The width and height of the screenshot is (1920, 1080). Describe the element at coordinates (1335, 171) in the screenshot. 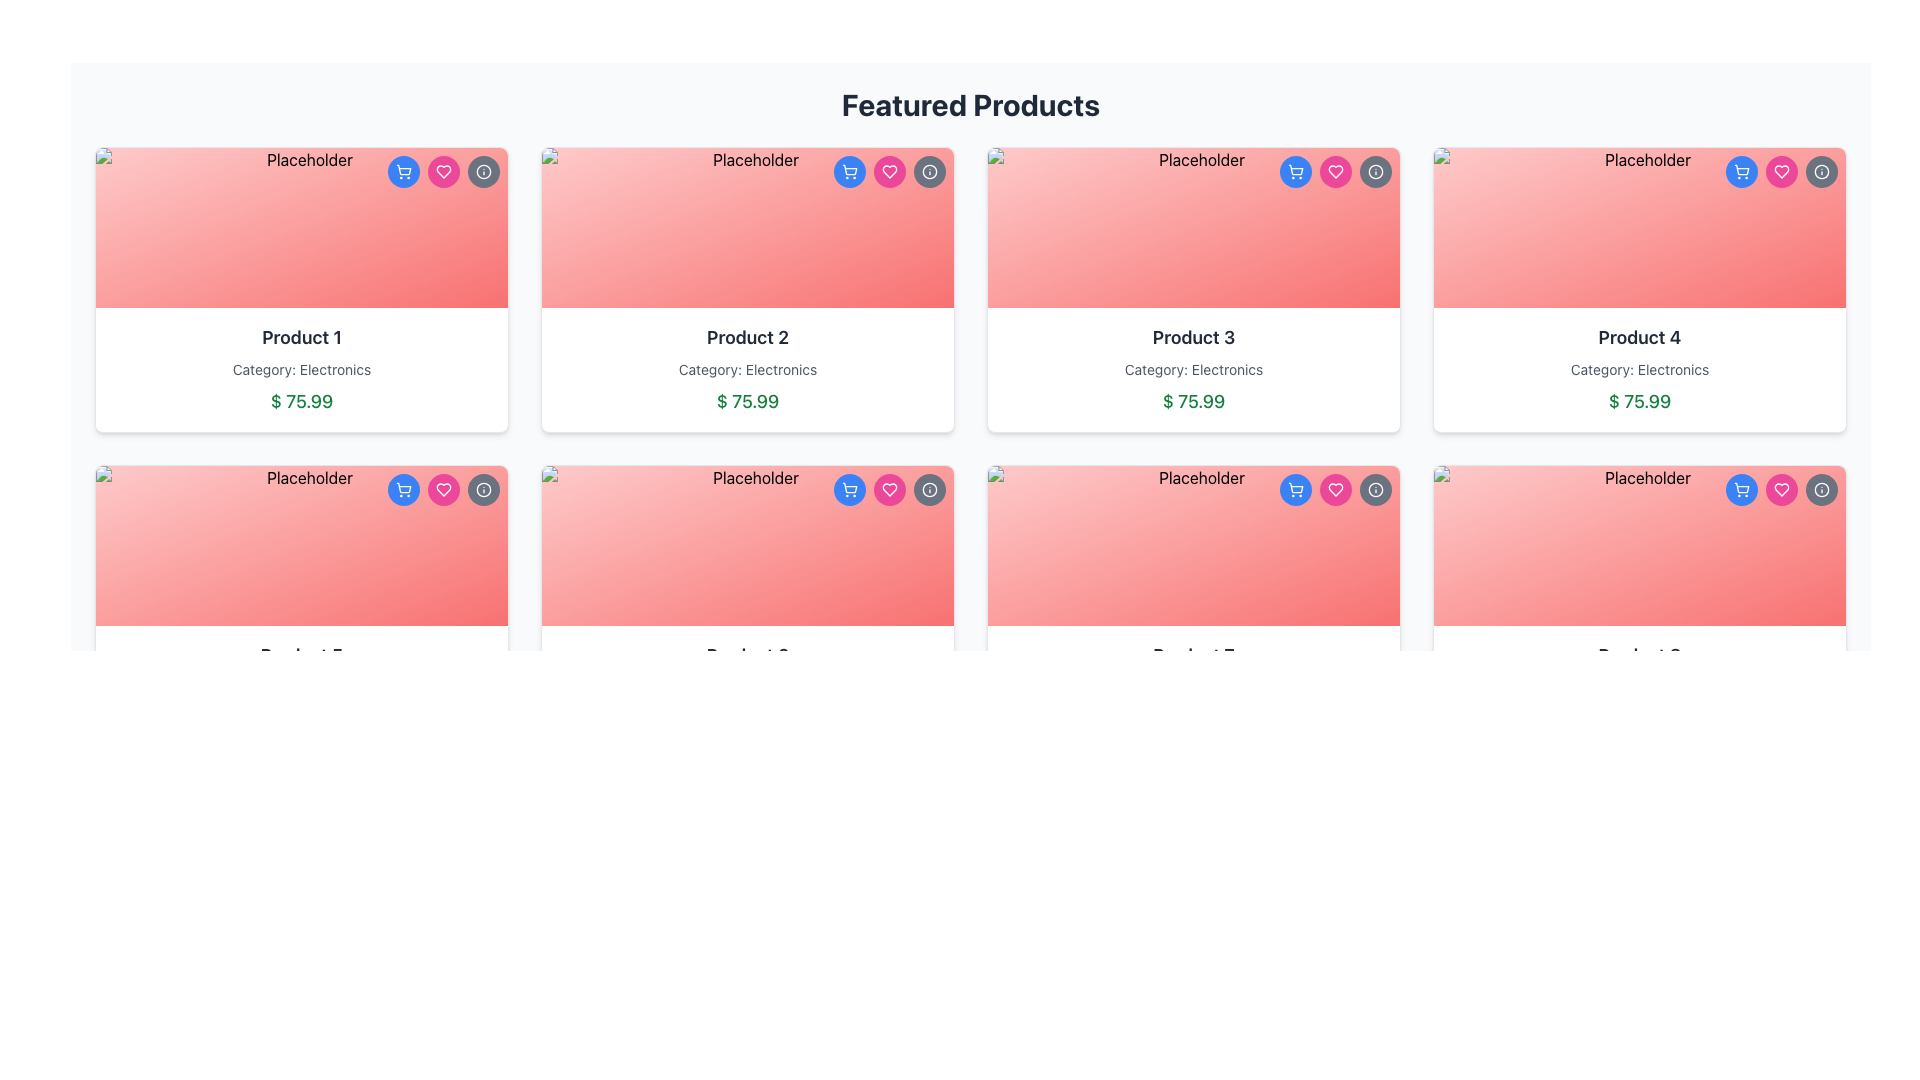

I see `the heart-shaped icon with a hollow center and solid outline in pink color to mark 'Product 3' as favorite` at that location.